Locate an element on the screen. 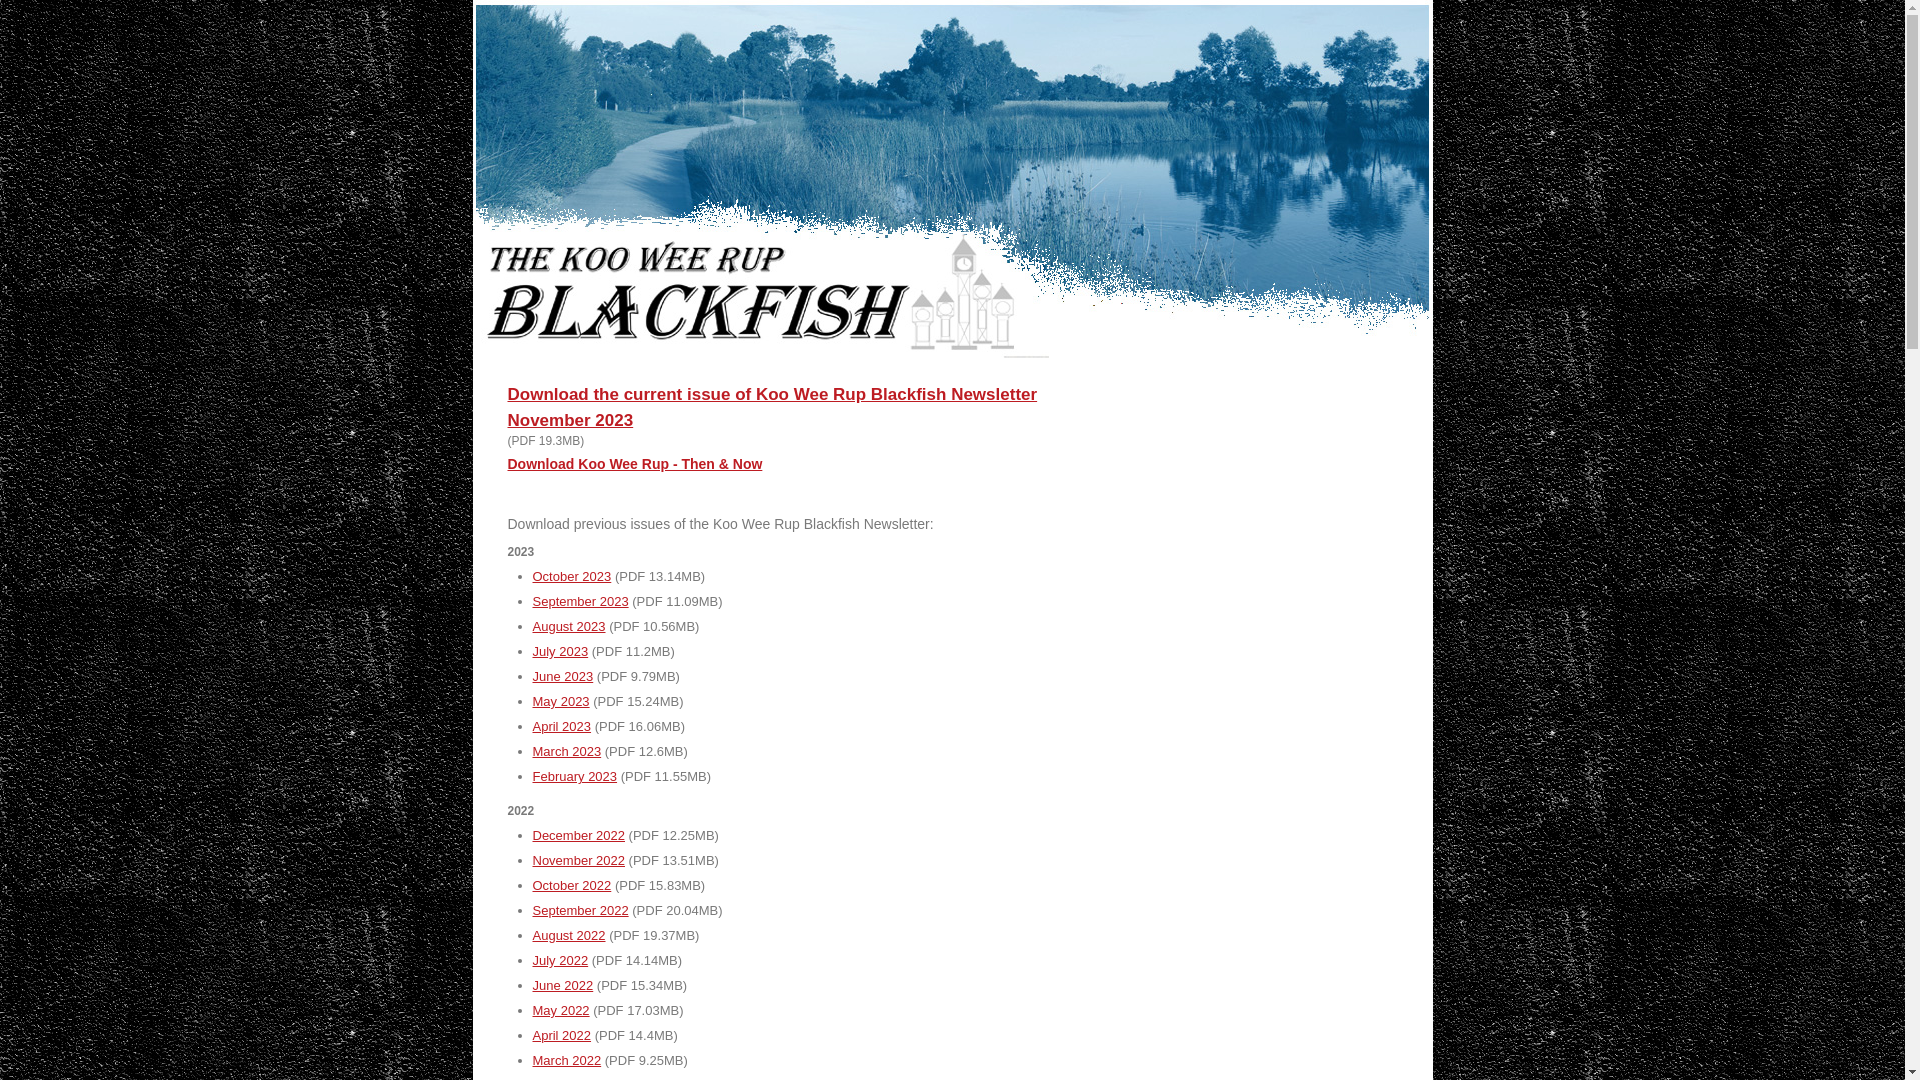  'August 2023' is located at coordinates (567, 625).